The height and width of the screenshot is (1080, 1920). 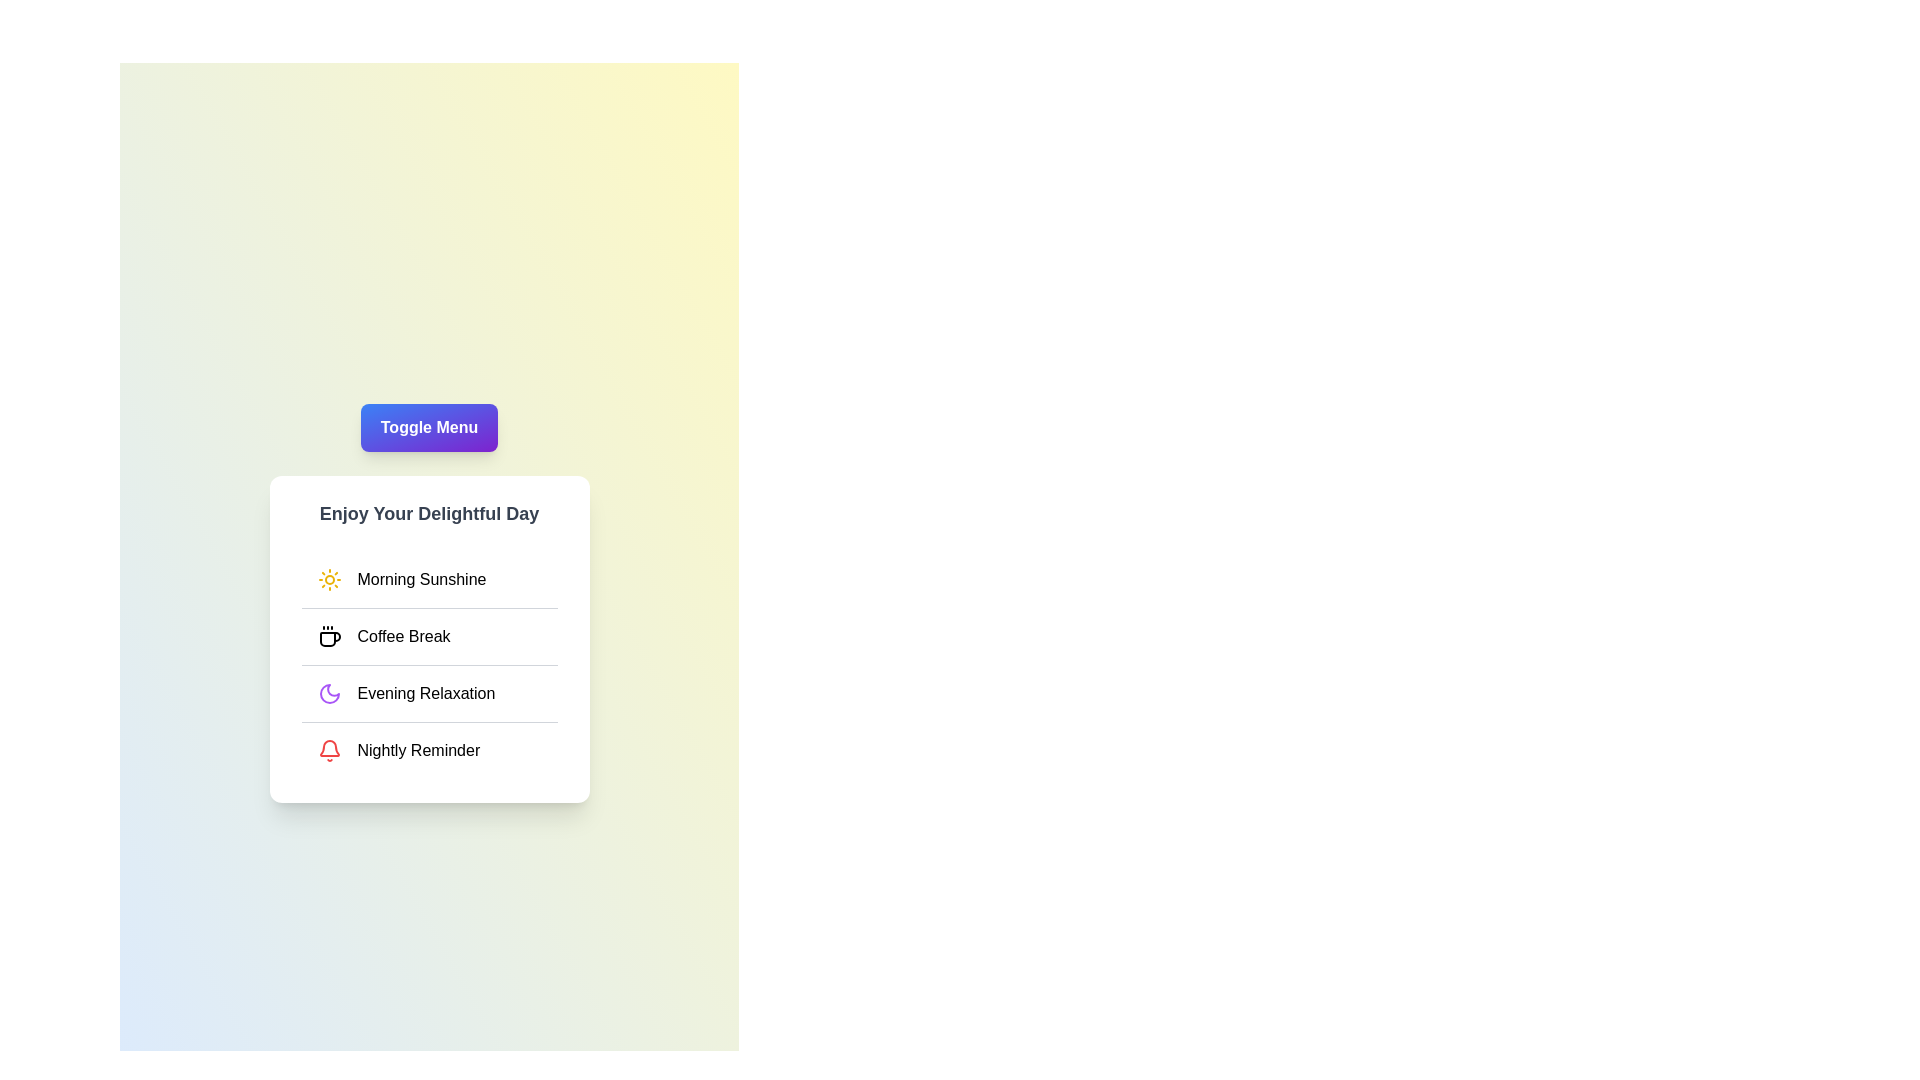 What do you see at coordinates (428, 579) in the screenshot?
I see `the menu item labeled Morning Sunshine` at bounding box center [428, 579].